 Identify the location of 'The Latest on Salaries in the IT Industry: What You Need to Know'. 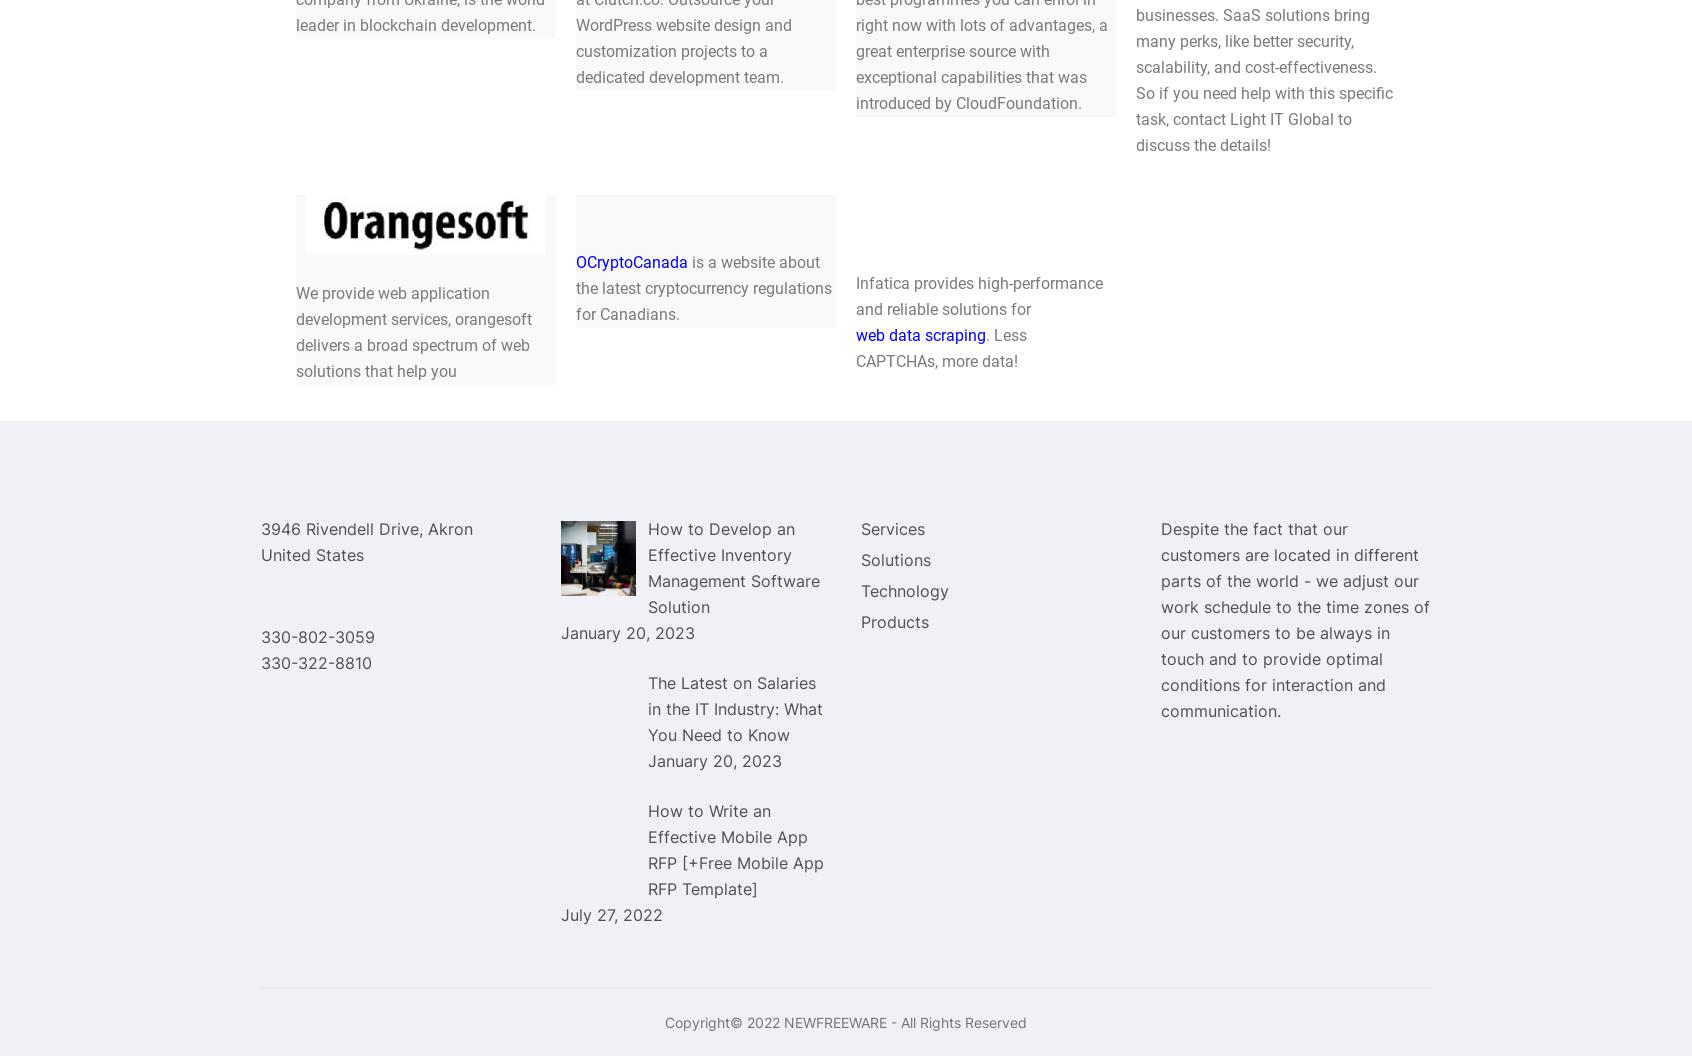
(648, 708).